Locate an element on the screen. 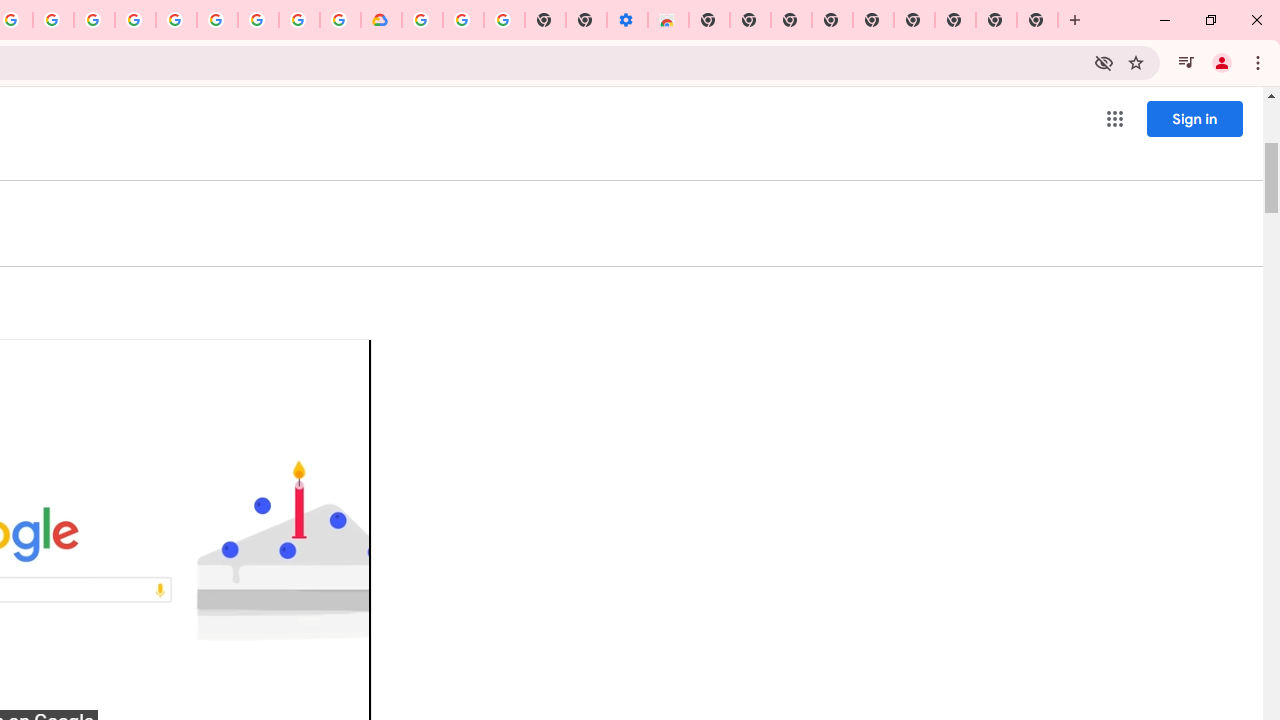 This screenshot has height=720, width=1280. 'Browse the Google Chrome Community - Google Chrome Community' is located at coordinates (340, 20).